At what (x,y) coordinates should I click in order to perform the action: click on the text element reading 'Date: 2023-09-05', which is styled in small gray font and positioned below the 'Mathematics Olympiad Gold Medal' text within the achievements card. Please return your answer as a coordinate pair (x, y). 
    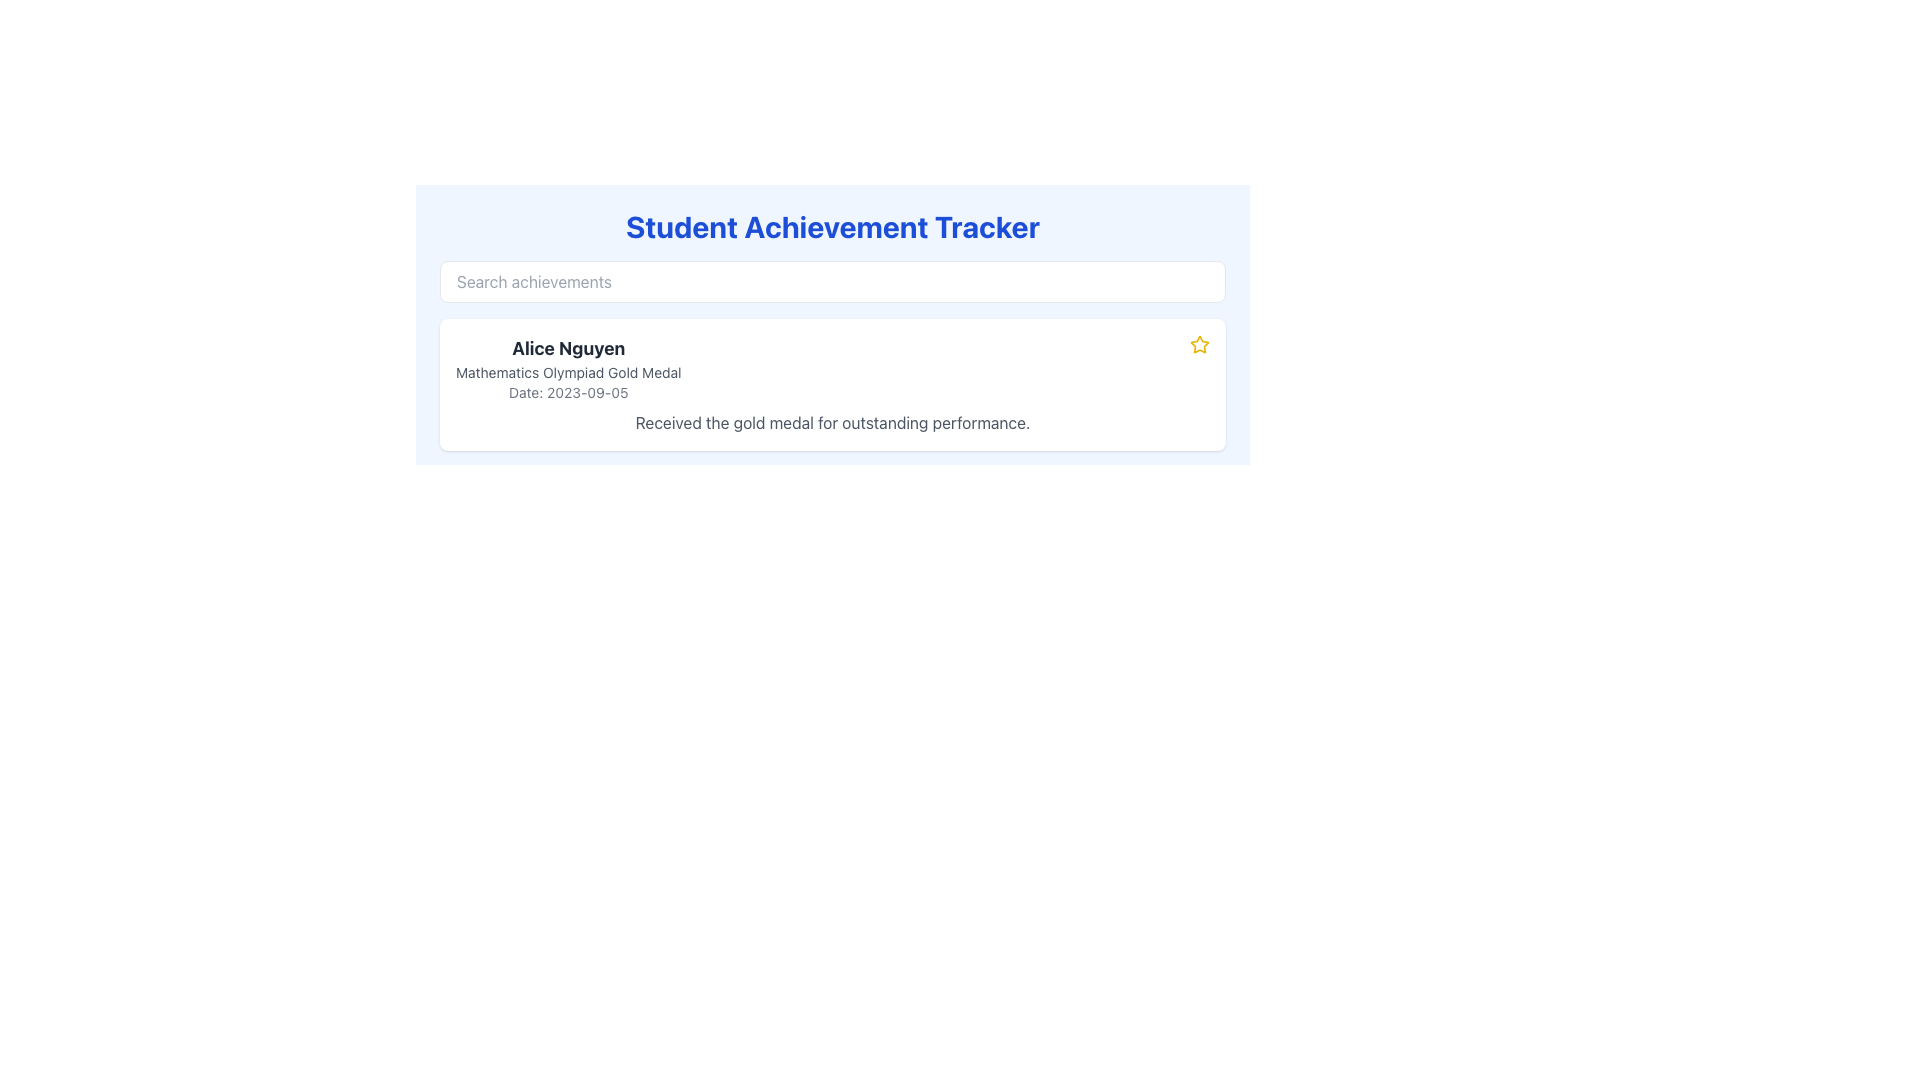
    Looking at the image, I should click on (567, 393).